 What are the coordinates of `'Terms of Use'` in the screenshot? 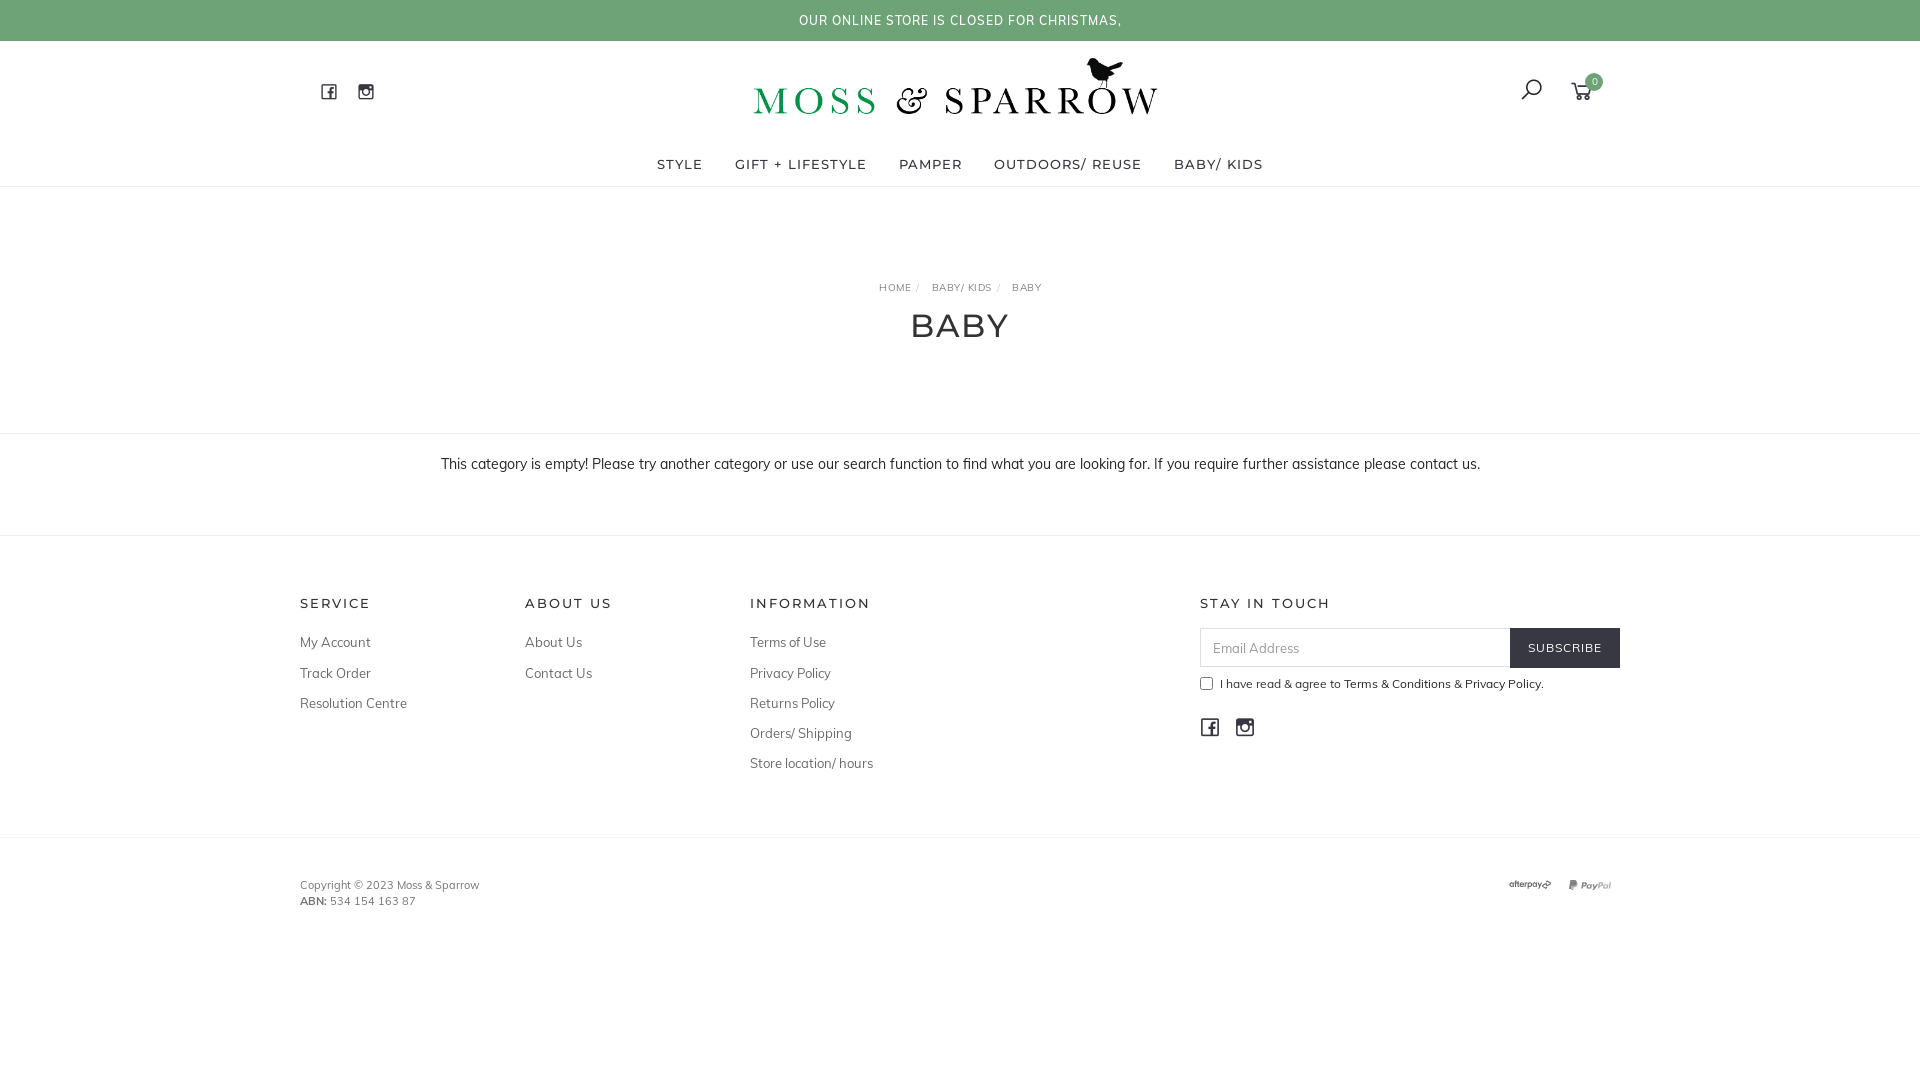 It's located at (840, 641).